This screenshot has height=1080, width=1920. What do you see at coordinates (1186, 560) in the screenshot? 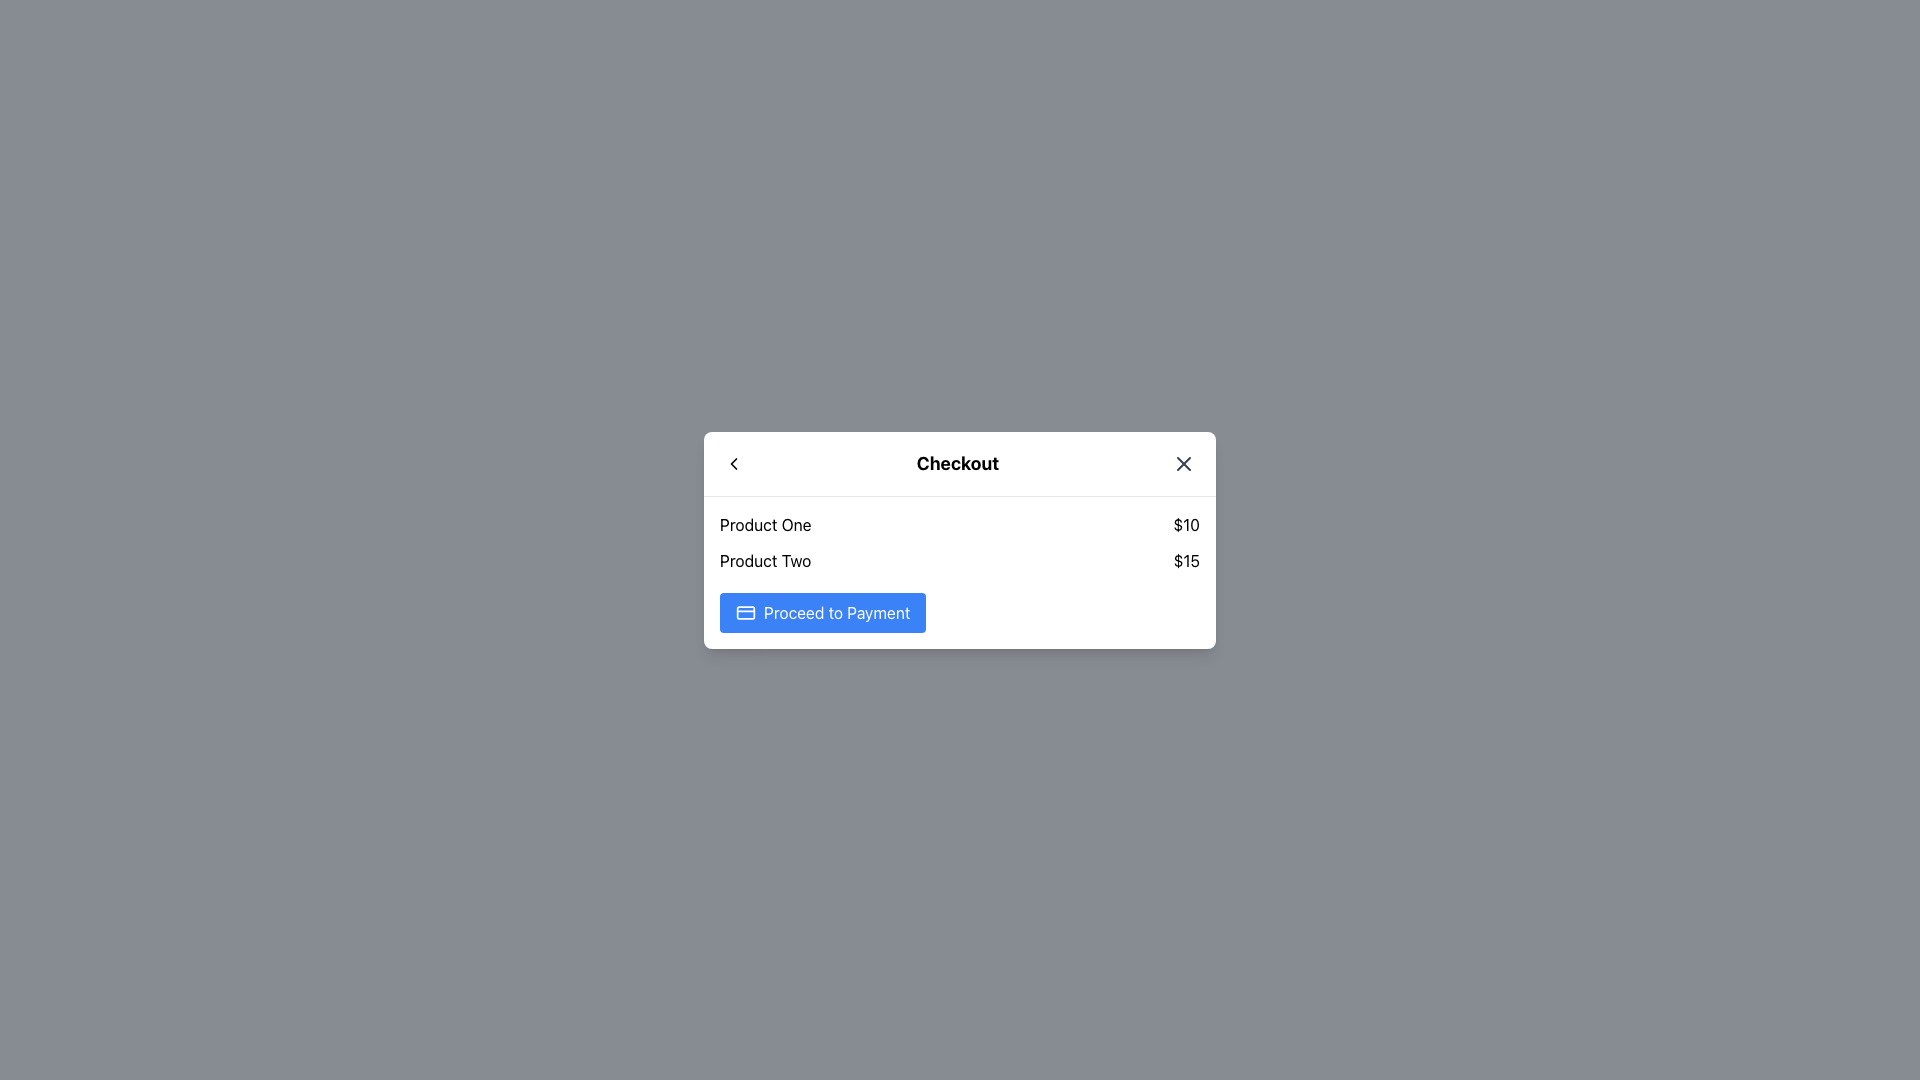
I see `the static text label displaying the monetary value '$15', which is positioned to the right of 'Product Two' in the checkout dialog box` at bounding box center [1186, 560].